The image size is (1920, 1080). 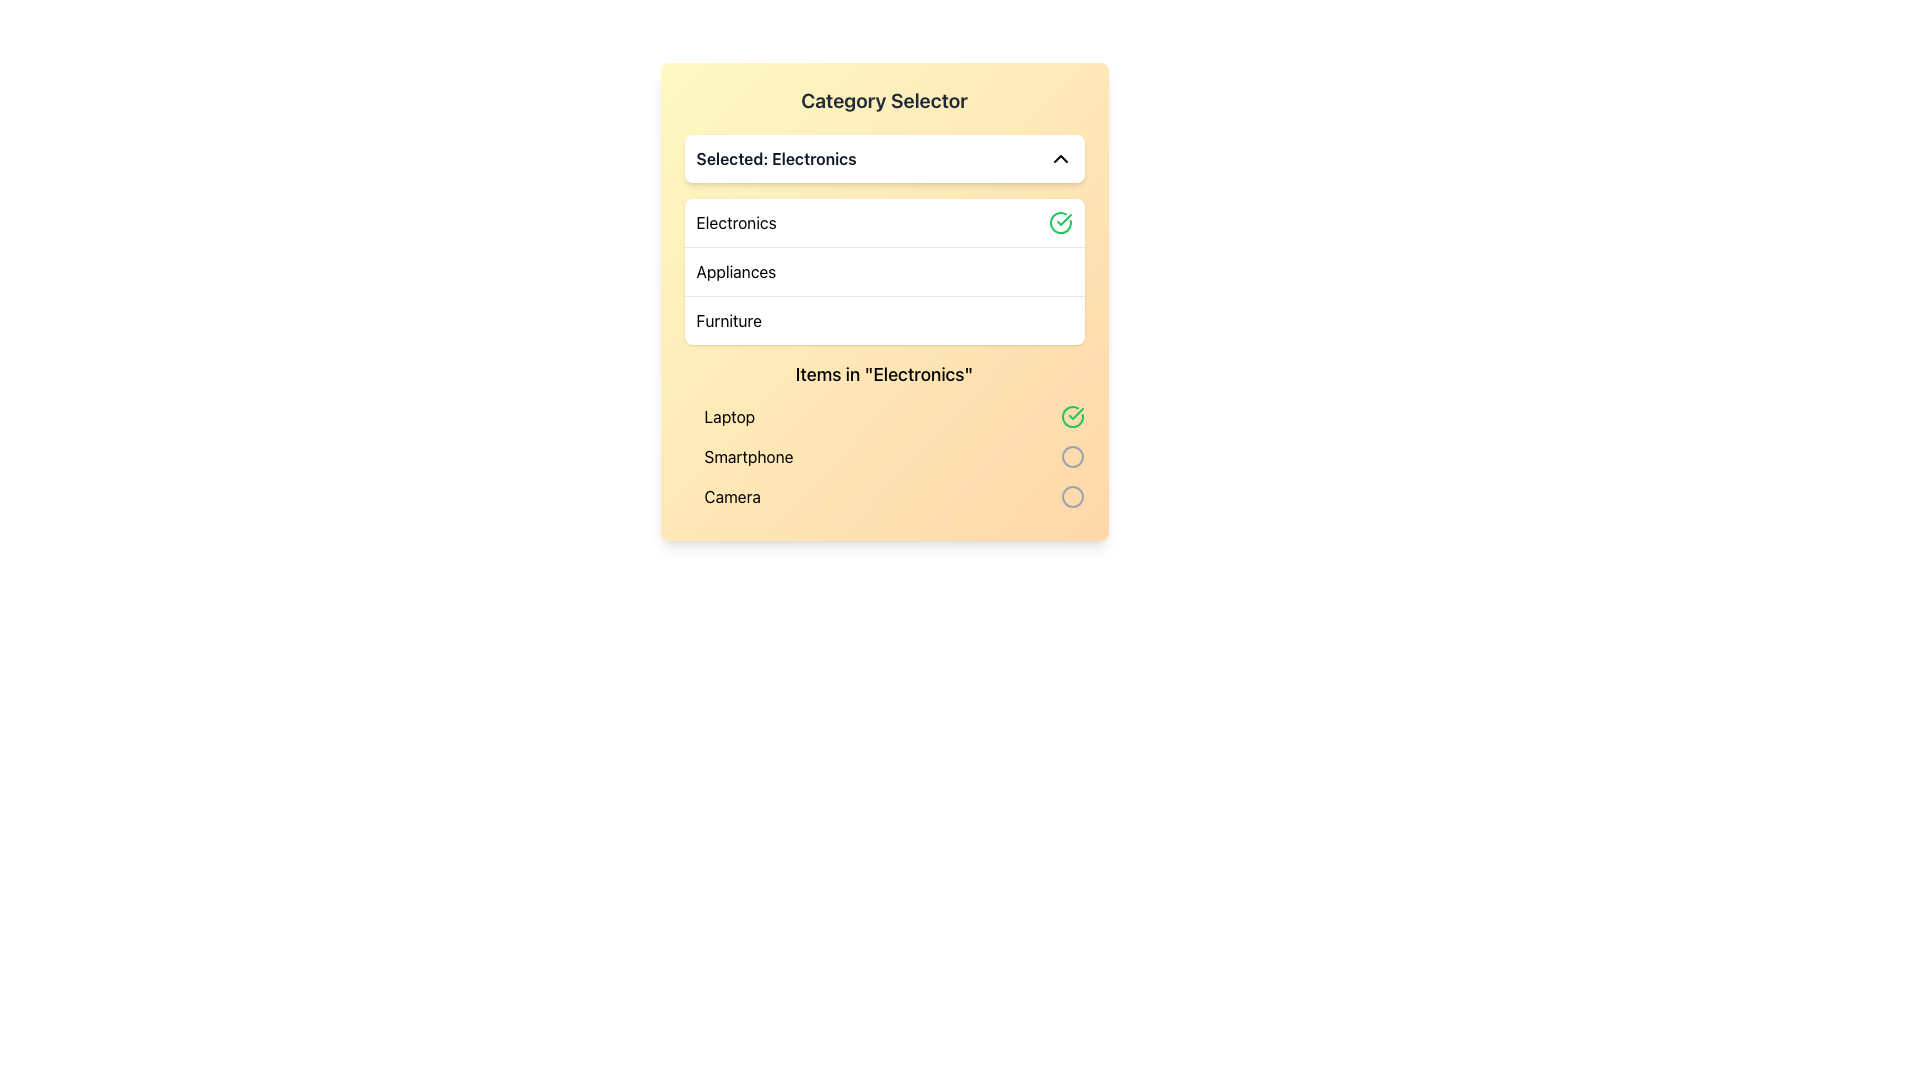 What do you see at coordinates (731, 496) in the screenshot?
I see `the 'Camera' text label in the 'Electronics' category` at bounding box center [731, 496].